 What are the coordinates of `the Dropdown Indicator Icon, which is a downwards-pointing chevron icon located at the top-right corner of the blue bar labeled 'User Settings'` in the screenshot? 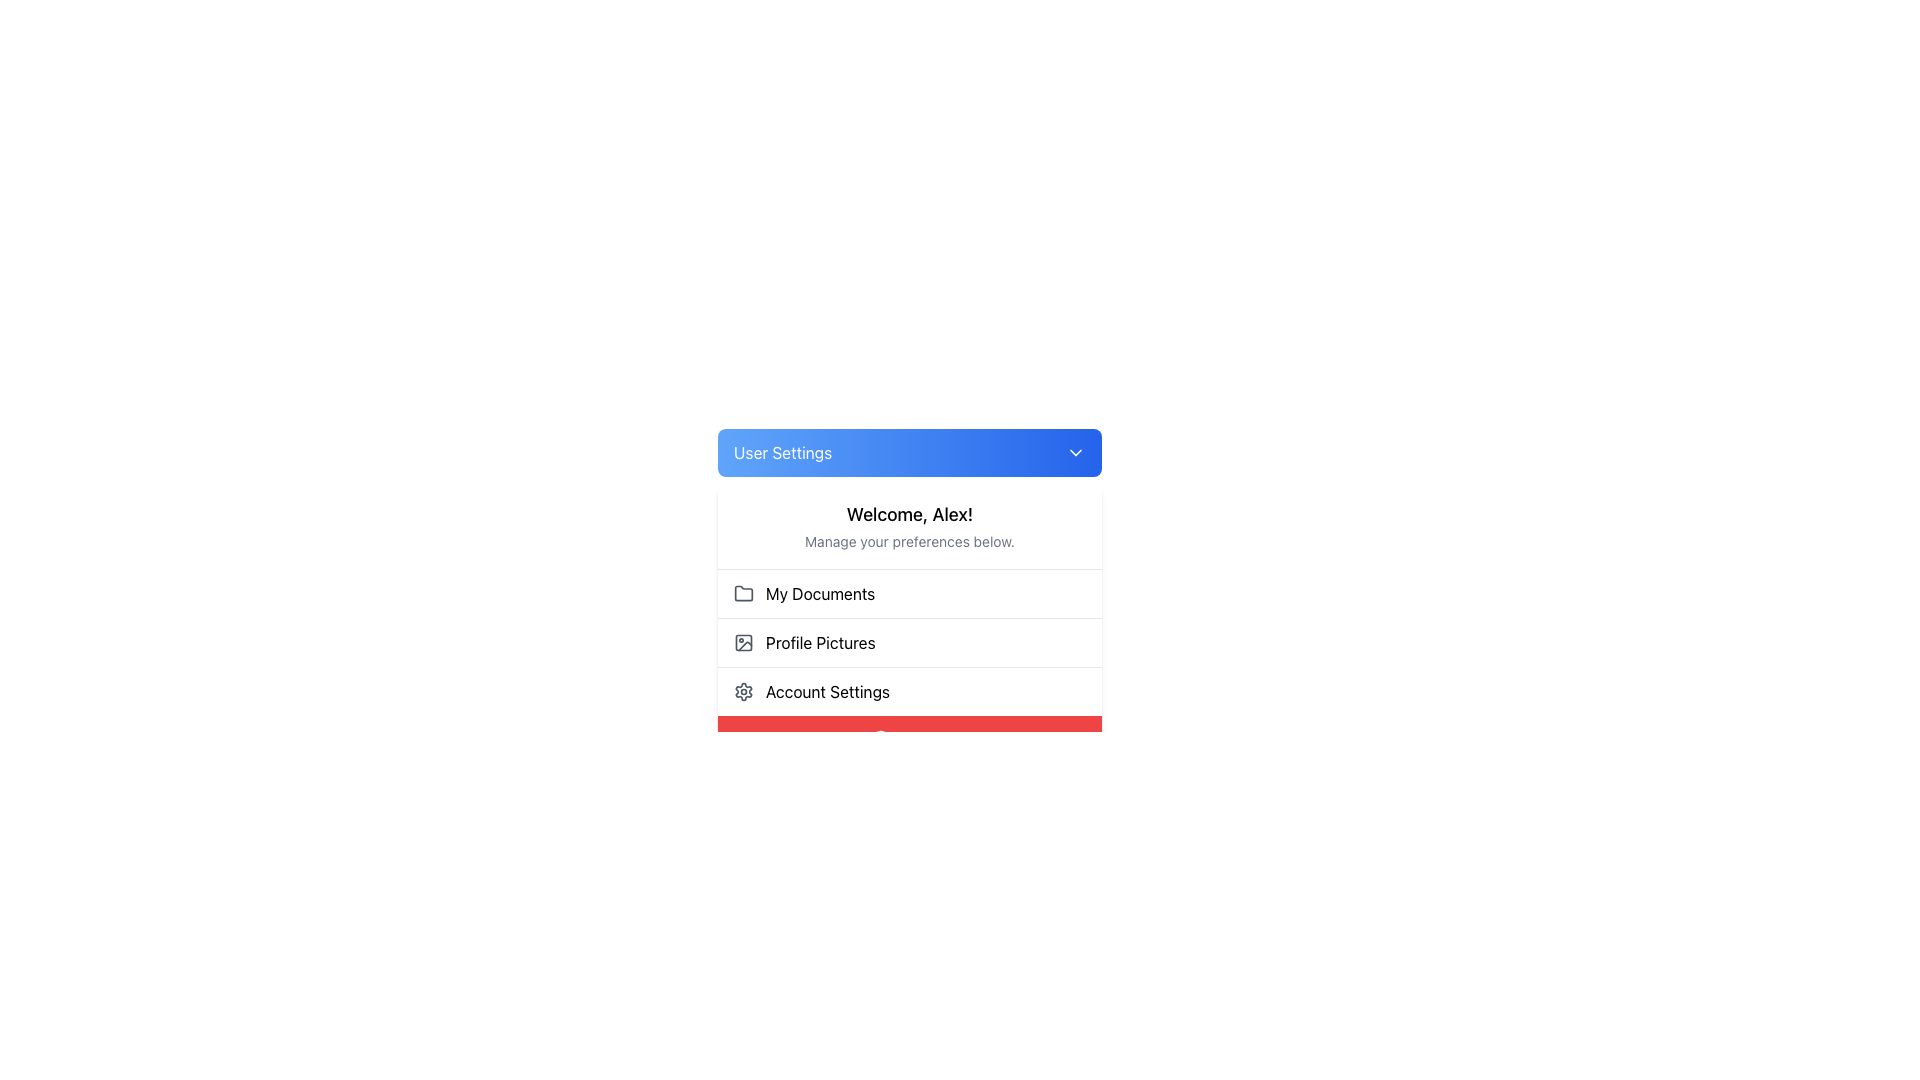 It's located at (1074, 452).